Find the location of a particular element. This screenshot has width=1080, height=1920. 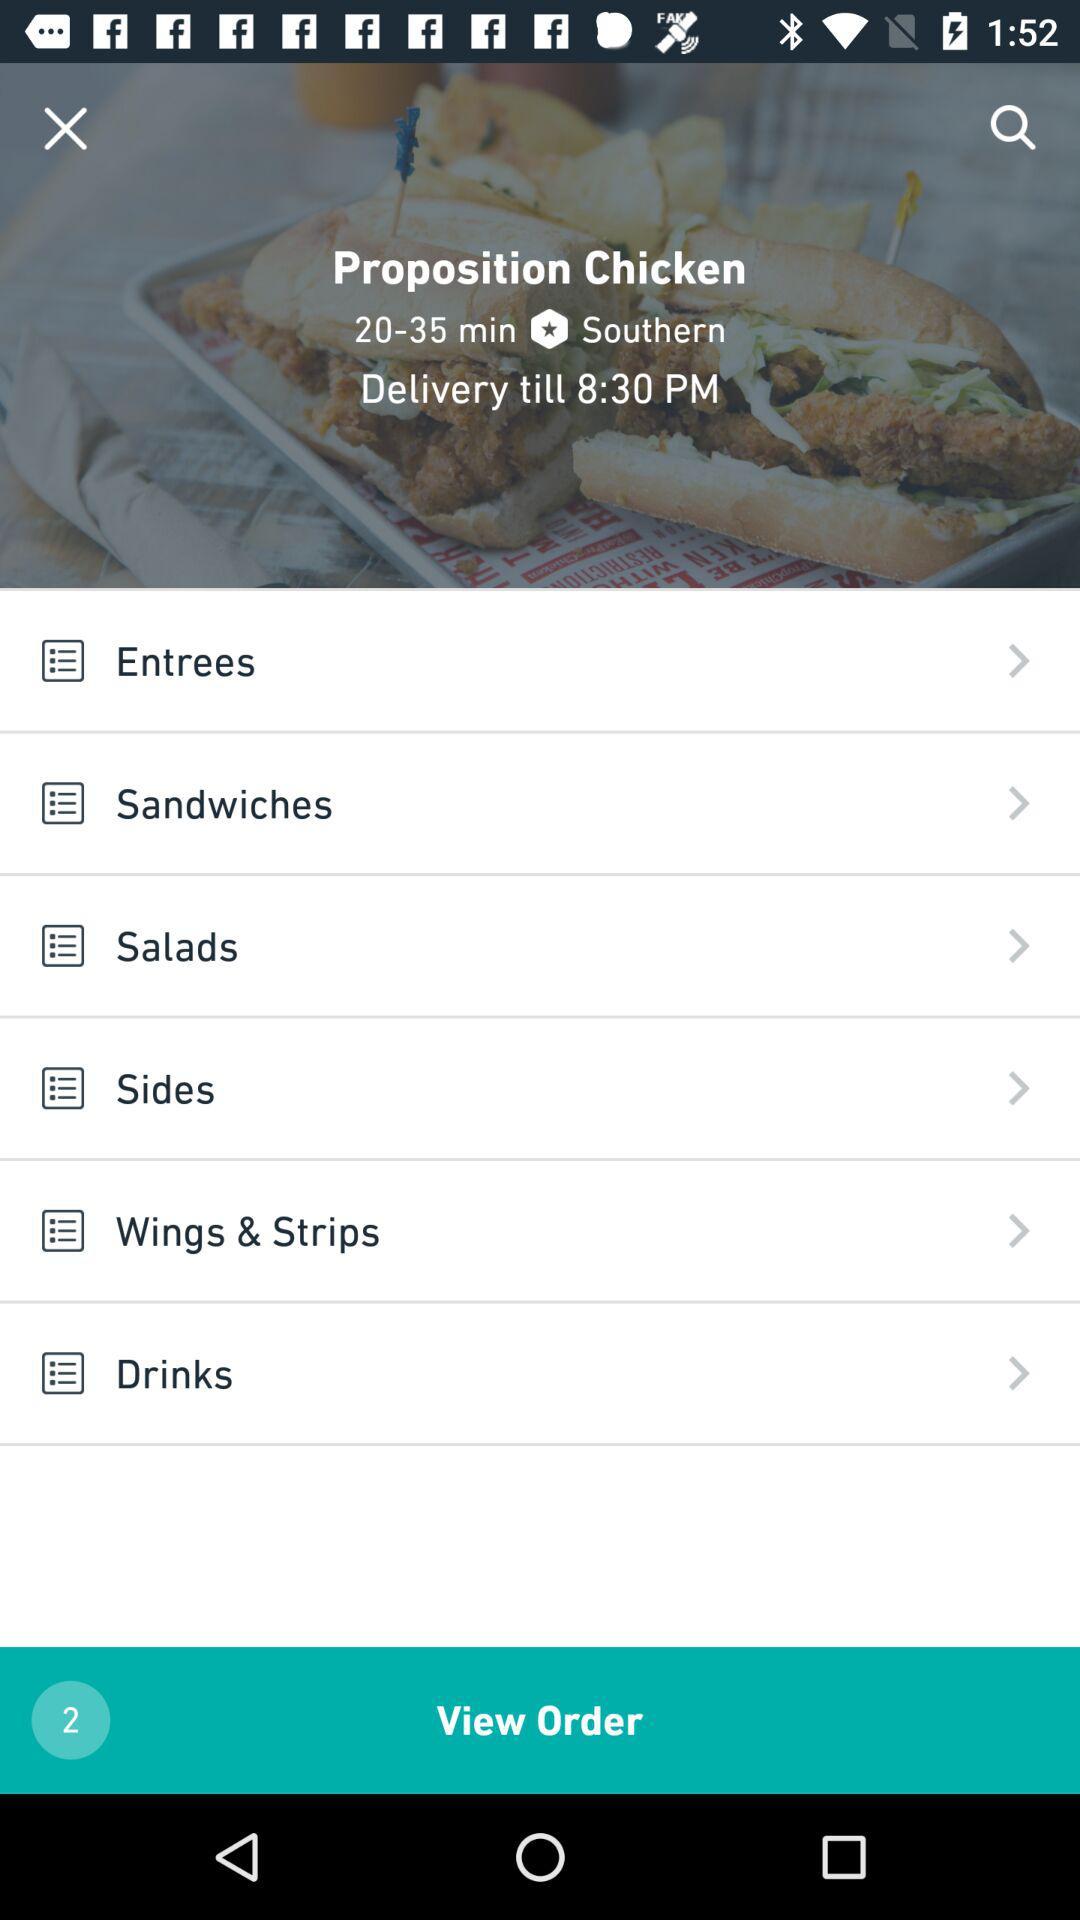

the item at the top right corner is located at coordinates (1014, 127).